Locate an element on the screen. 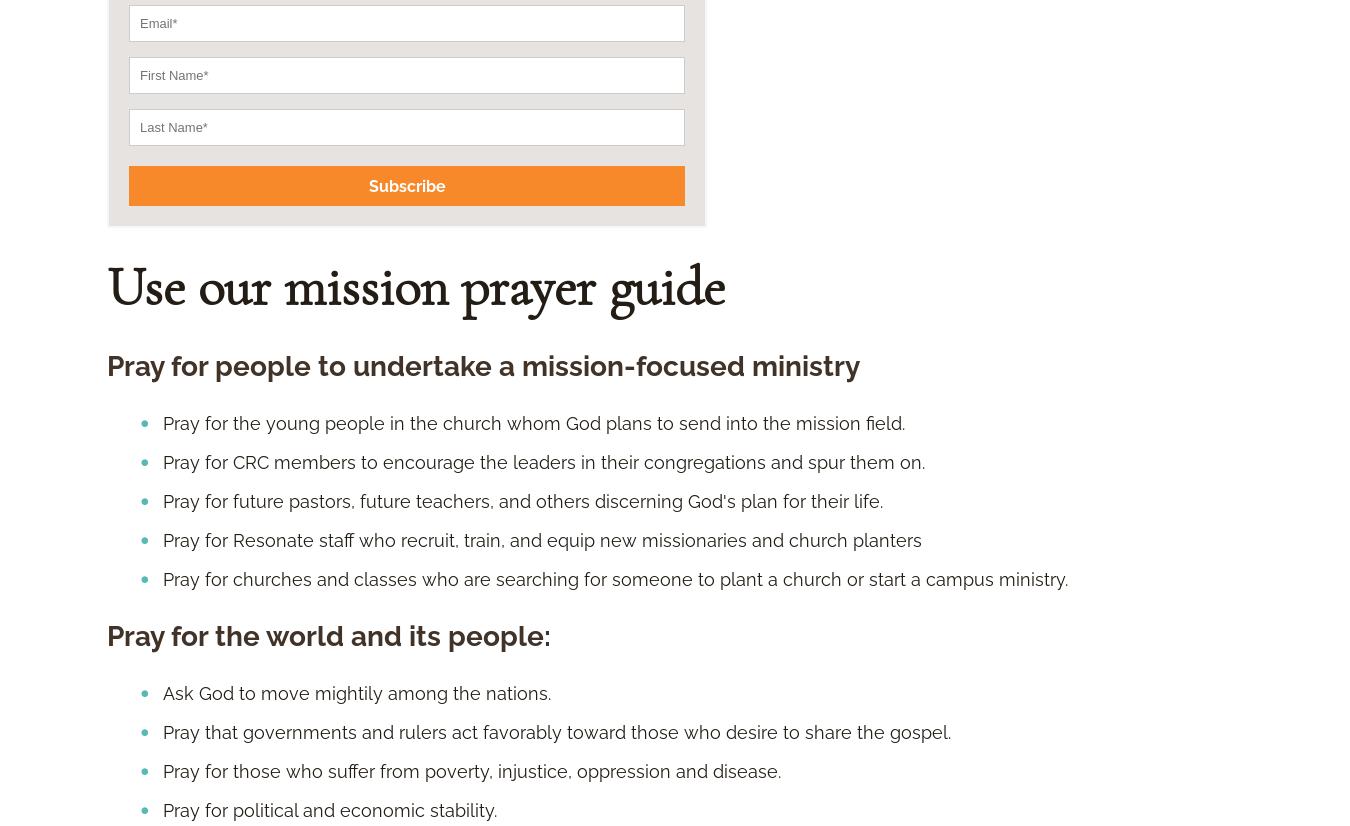 The image size is (1350, 826). 'Experience good emotional, spiritual, physical health.' is located at coordinates (390, 272).